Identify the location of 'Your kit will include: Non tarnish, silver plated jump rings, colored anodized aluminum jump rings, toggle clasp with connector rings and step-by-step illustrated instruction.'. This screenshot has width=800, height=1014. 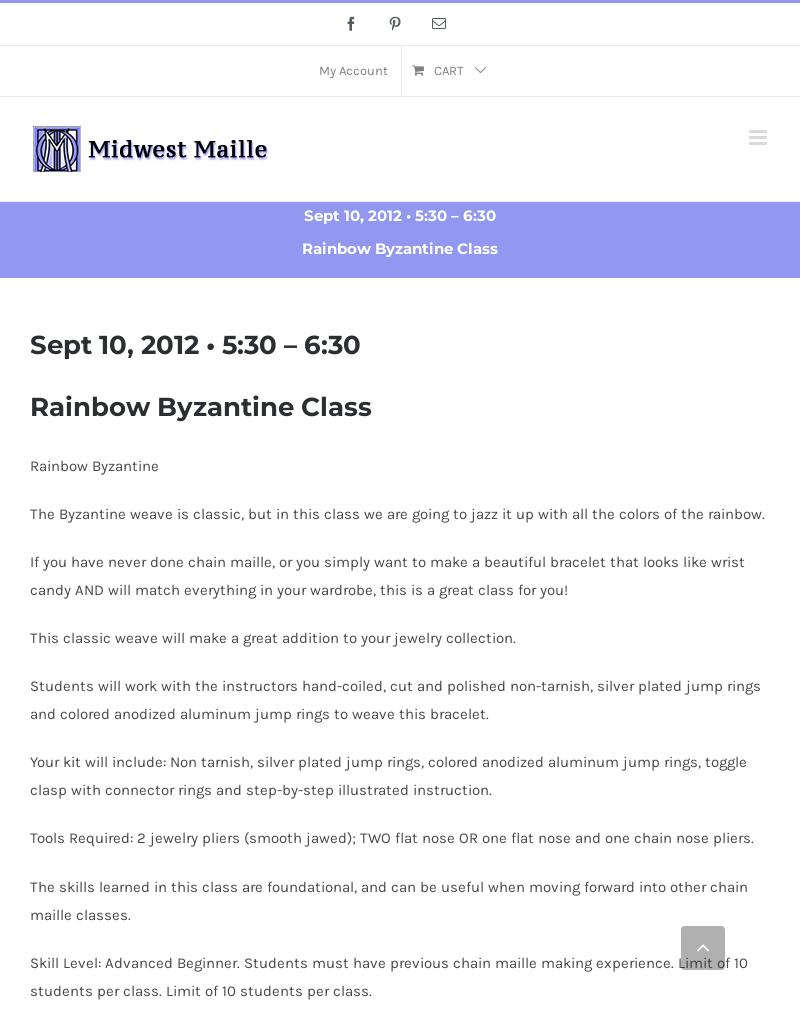
(387, 776).